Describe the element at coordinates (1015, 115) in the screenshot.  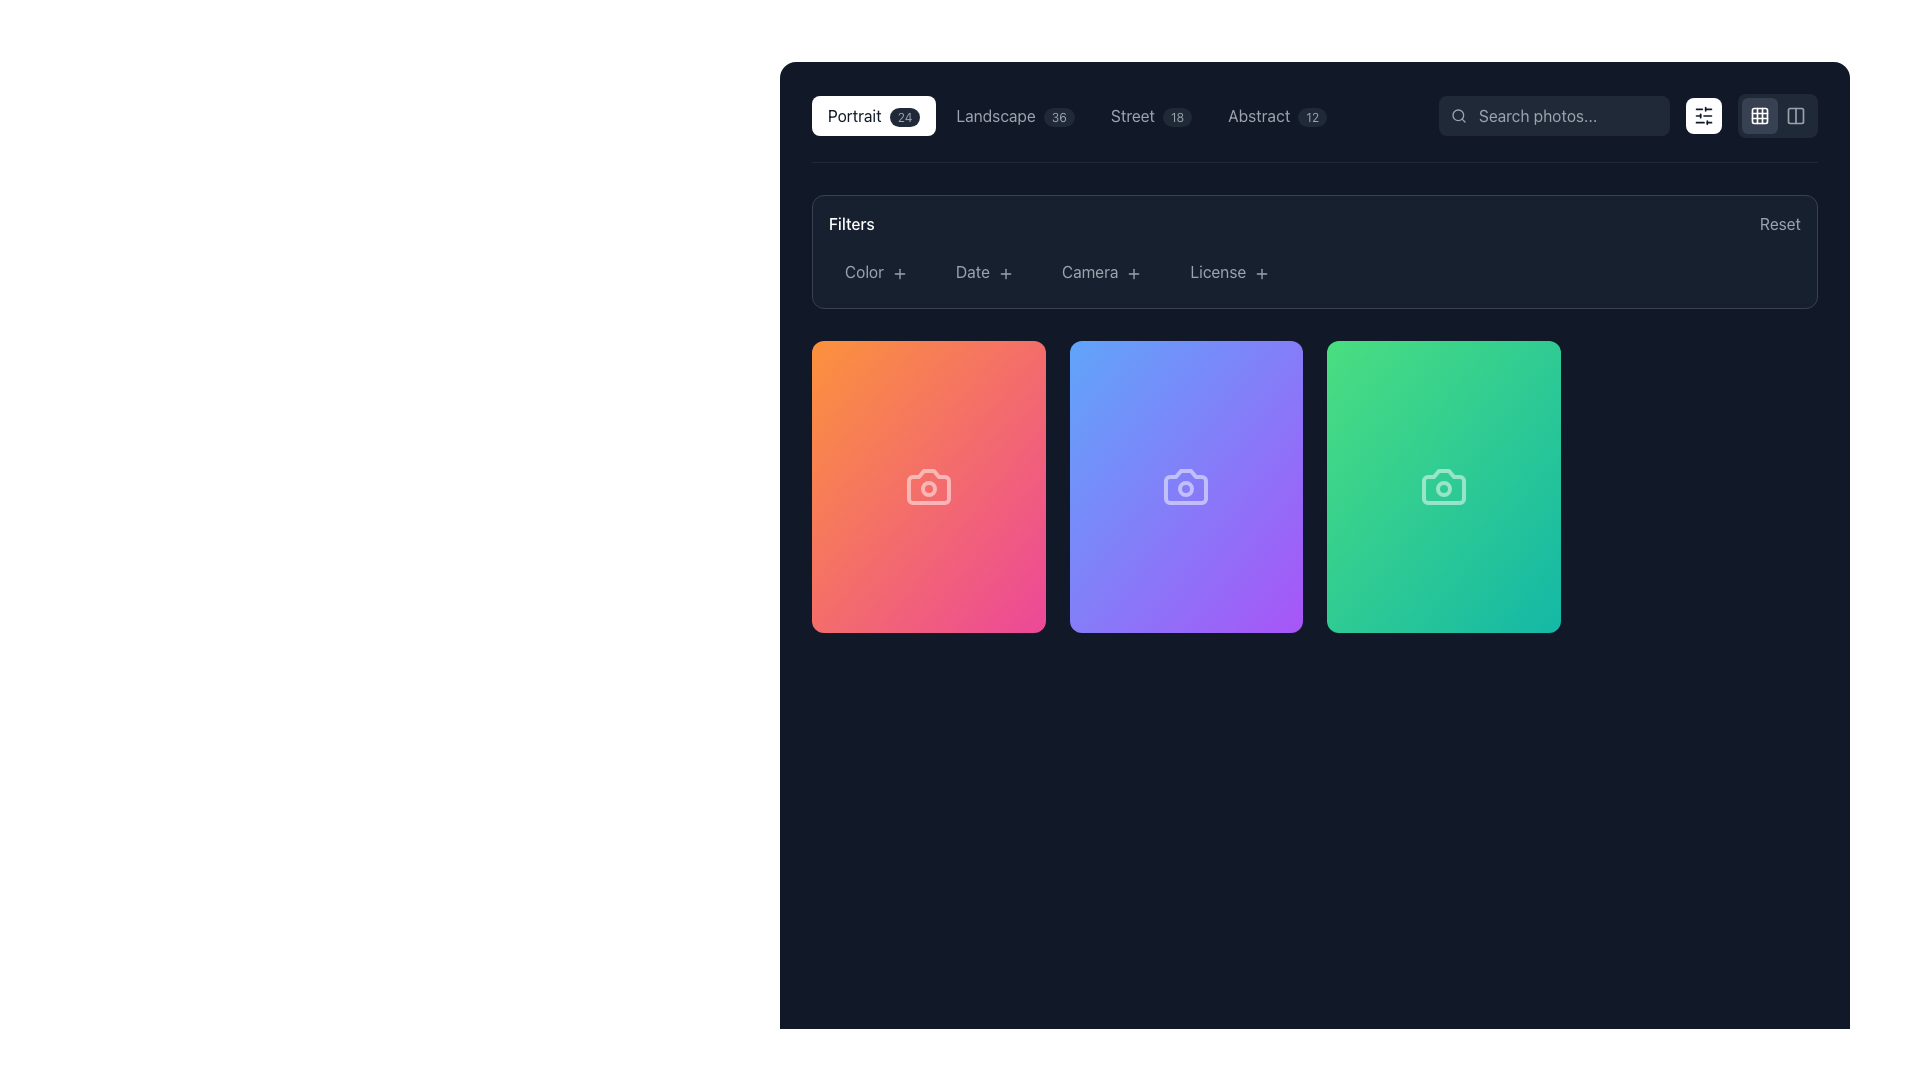
I see `the 'Landscape' category selector button located between the 'Portrait' and 'Street' buttons to change its color to white` at that location.